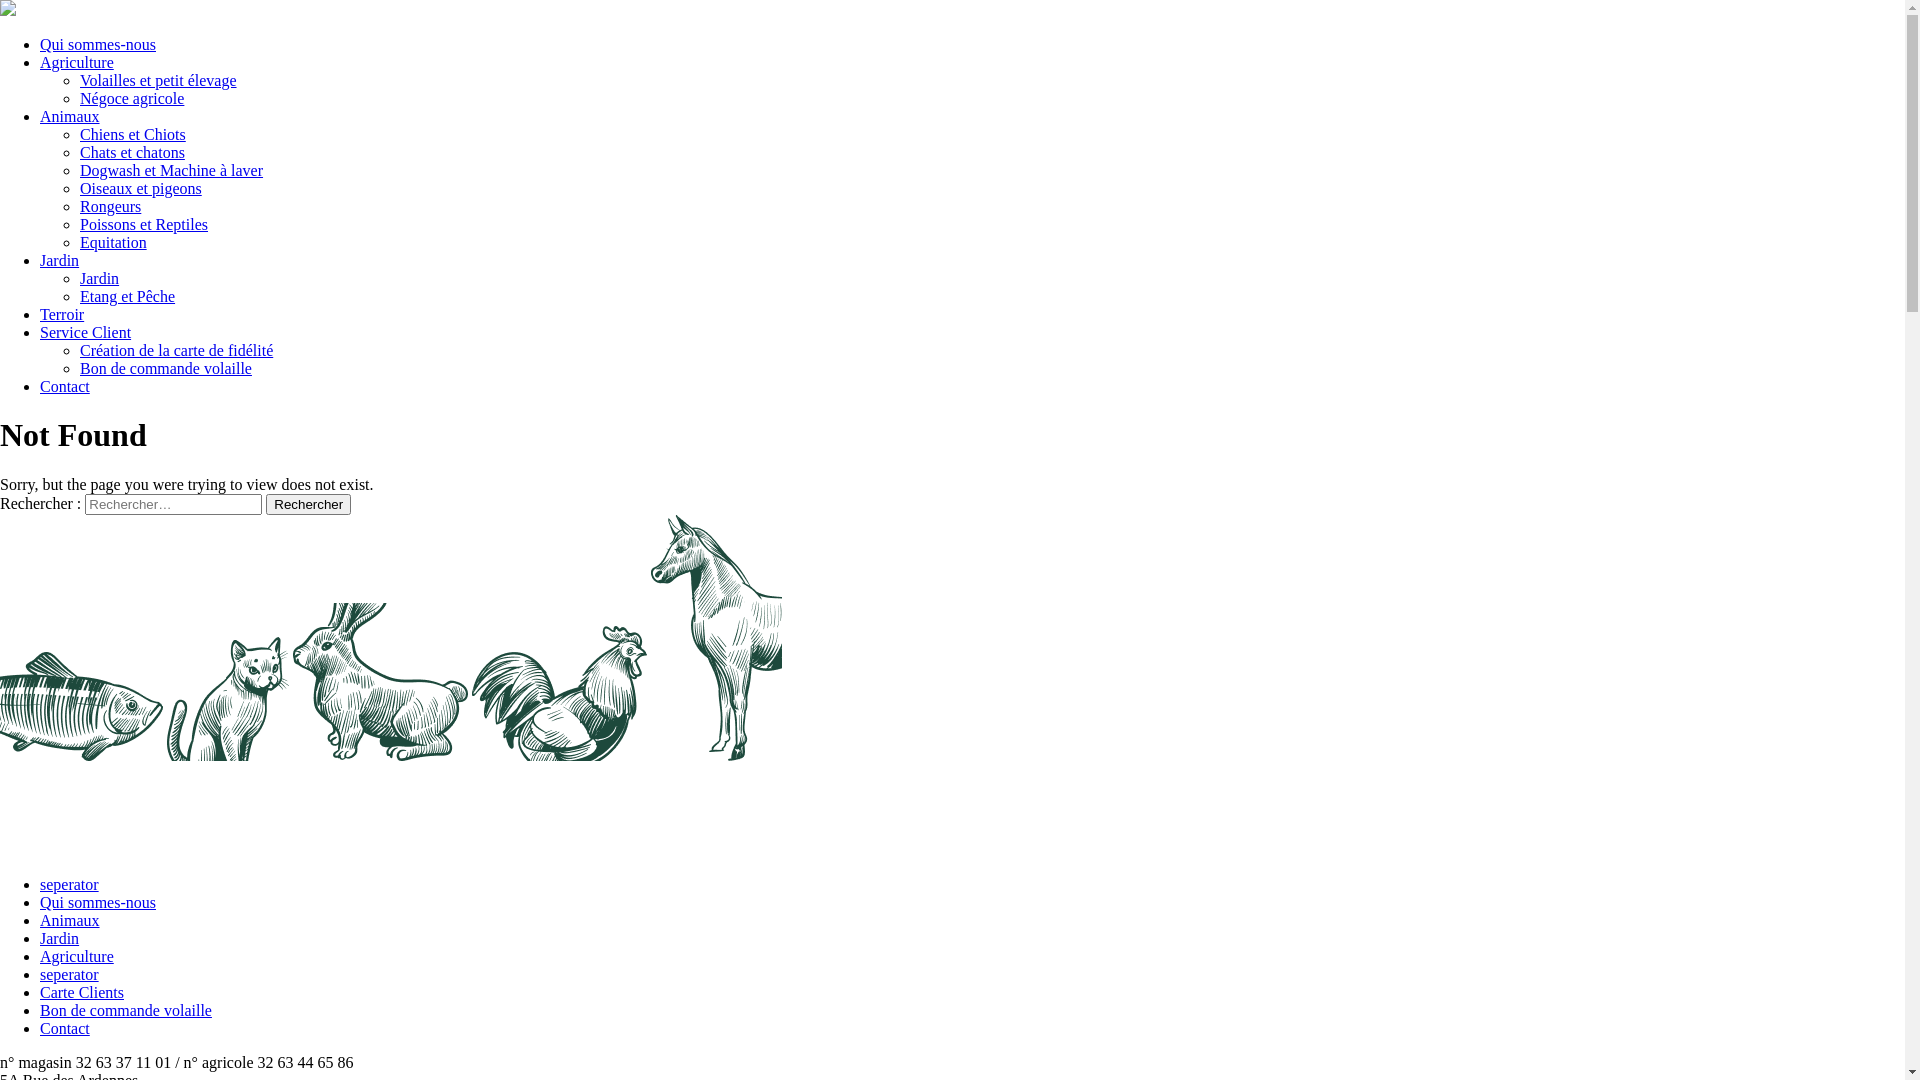 The width and height of the screenshot is (1920, 1080). What do you see at coordinates (112, 241) in the screenshot?
I see `'Equitation'` at bounding box center [112, 241].